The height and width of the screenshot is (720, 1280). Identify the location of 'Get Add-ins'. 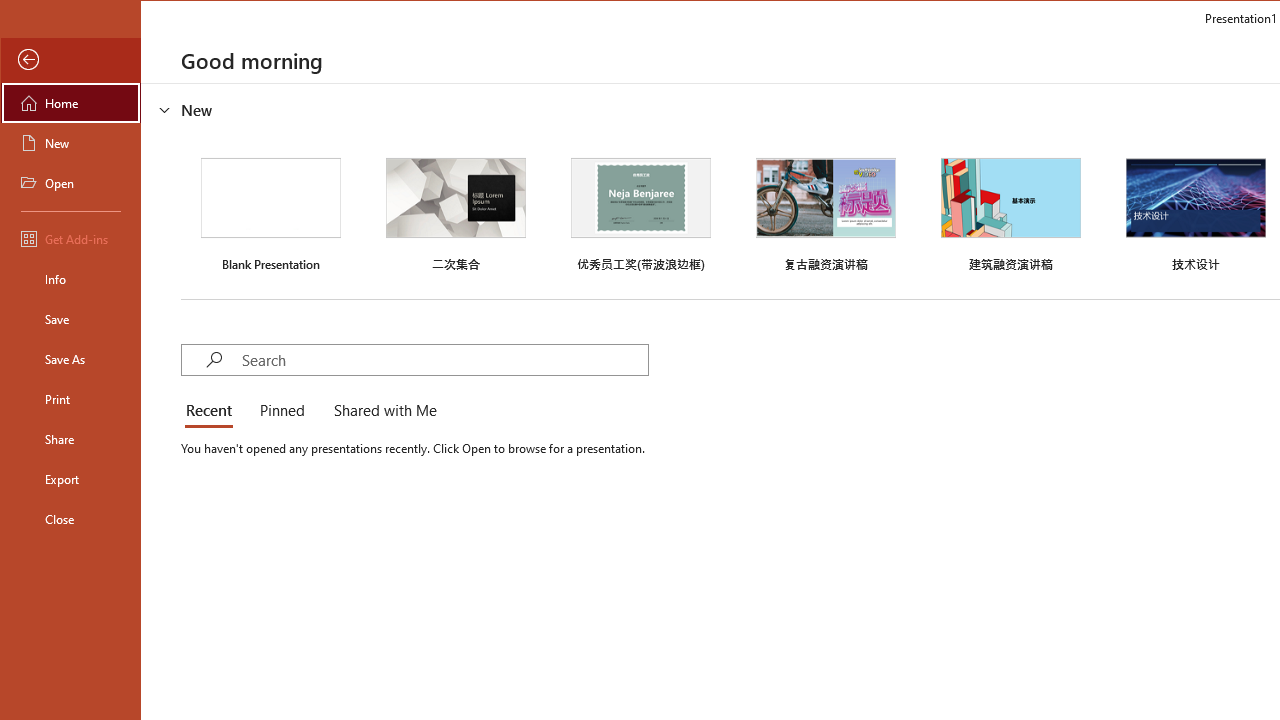
(71, 238).